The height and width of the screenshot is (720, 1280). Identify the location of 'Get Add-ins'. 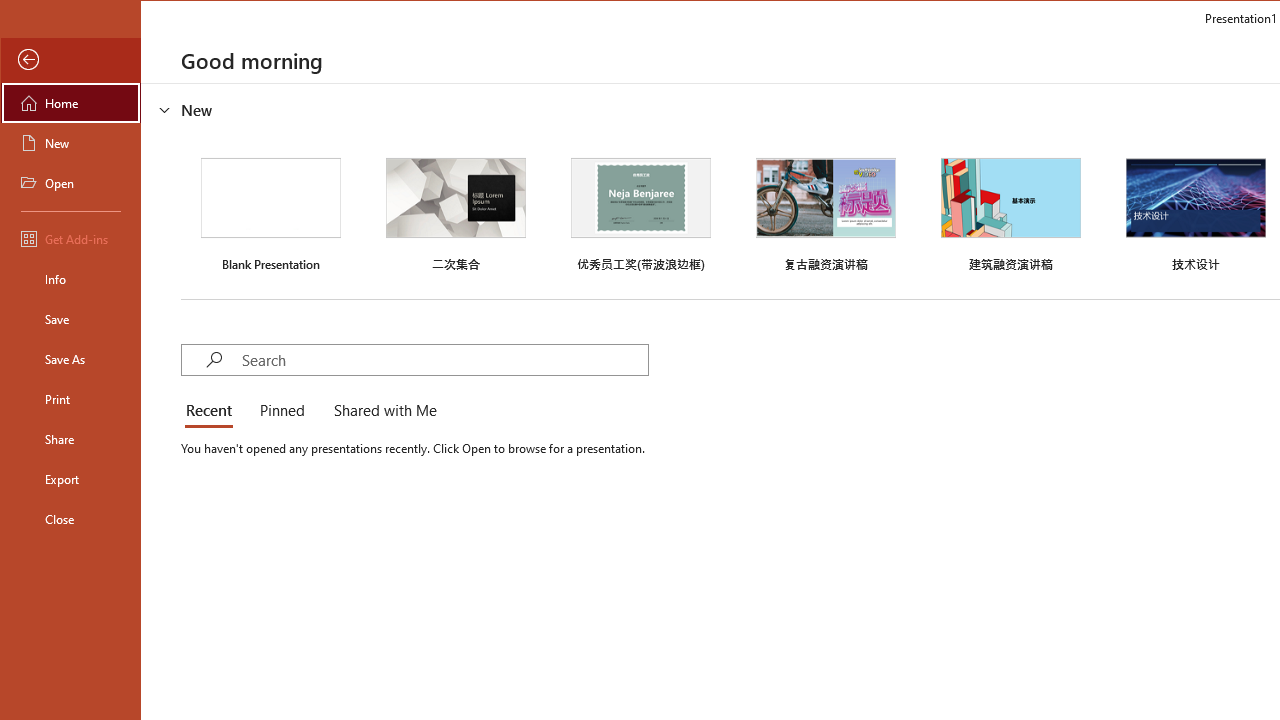
(71, 238).